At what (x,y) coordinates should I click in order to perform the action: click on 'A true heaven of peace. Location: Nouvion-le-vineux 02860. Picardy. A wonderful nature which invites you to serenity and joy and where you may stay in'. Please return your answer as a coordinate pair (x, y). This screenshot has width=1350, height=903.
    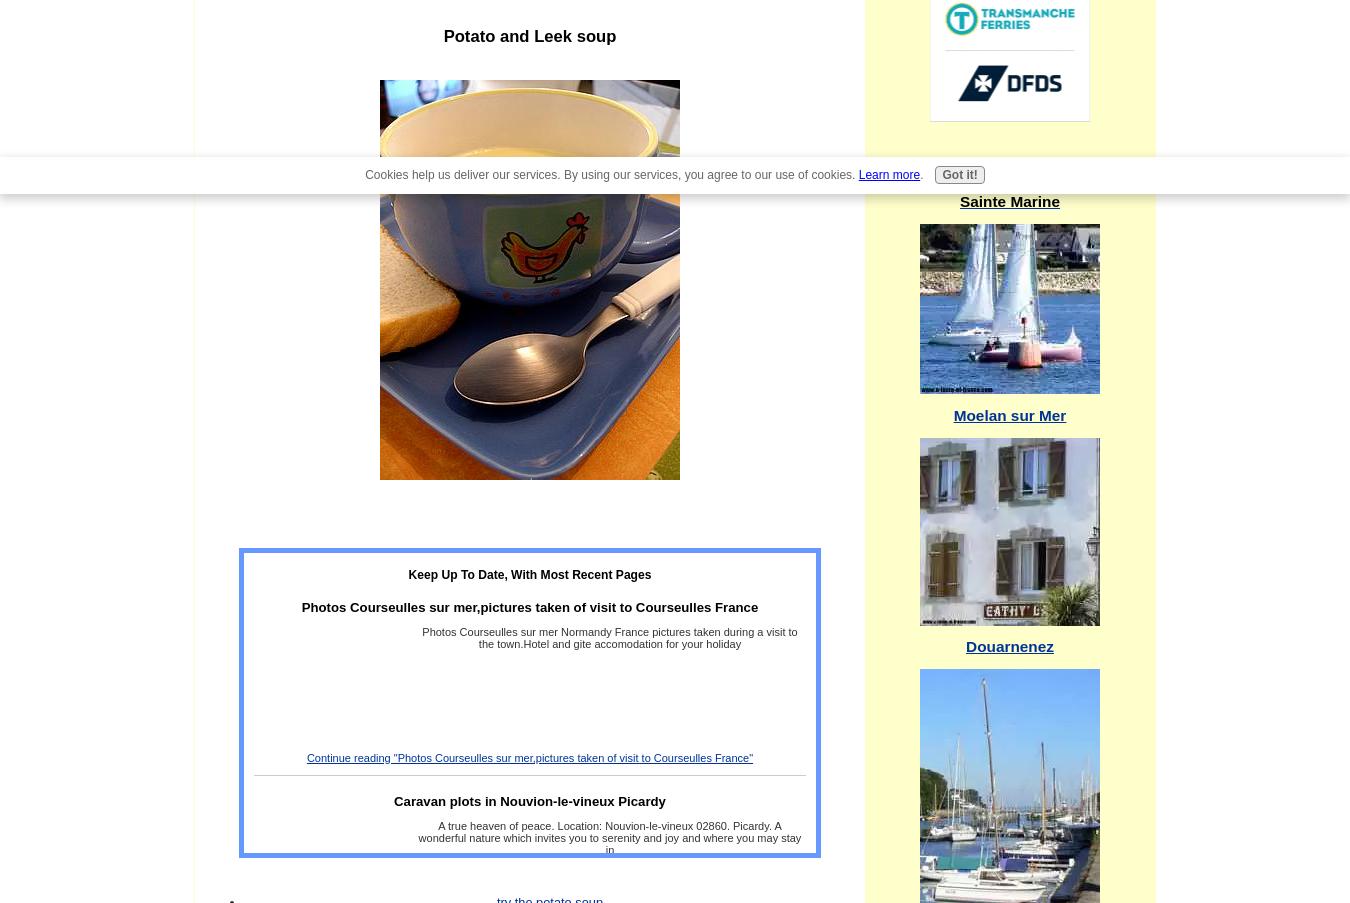
    Looking at the image, I should click on (609, 836).